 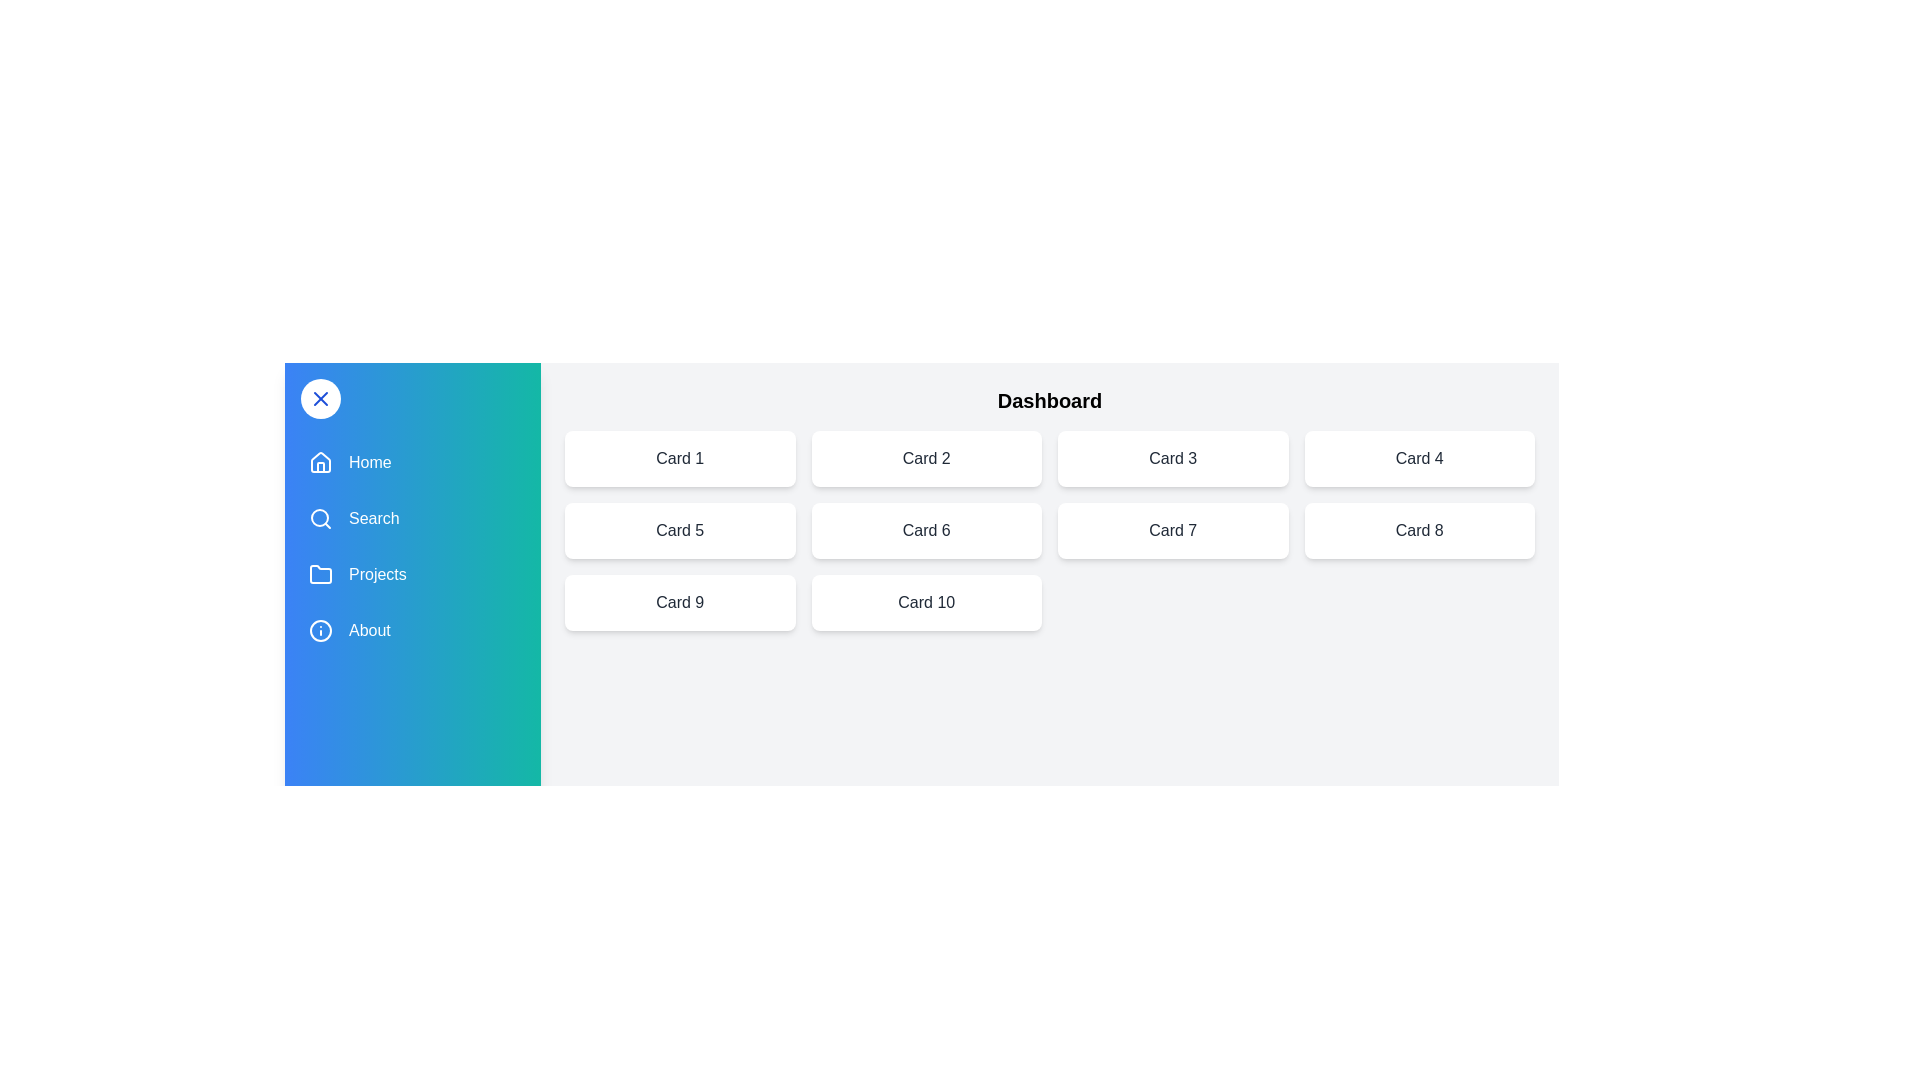 I want to click on the menu item labeled Projects, so click(x=411, y=574).